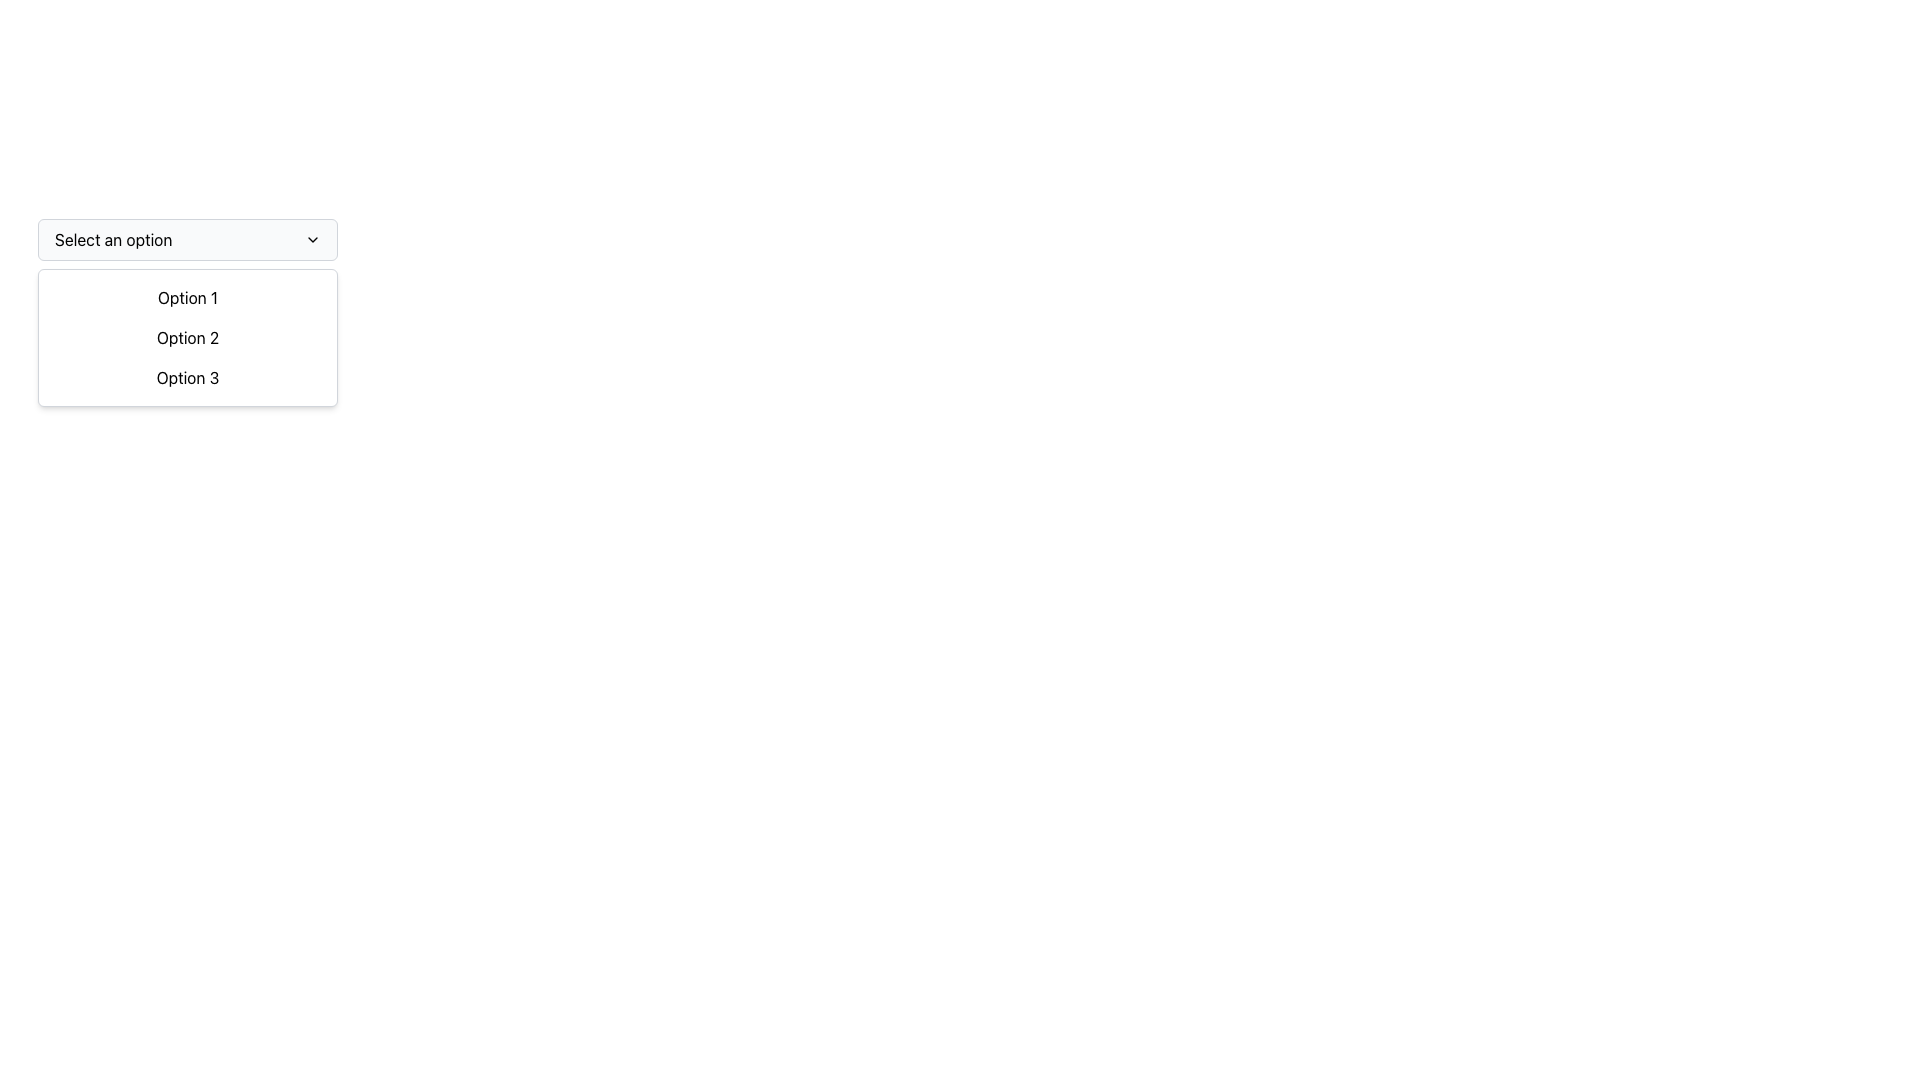  Describe the element at coordinates (187, 337) in the screenshot. I see `the second option of the dropdown list labeled 'Option 2', which is displayed in a white background with rounded corners, below the button labeled 'Select an option'` at that location.